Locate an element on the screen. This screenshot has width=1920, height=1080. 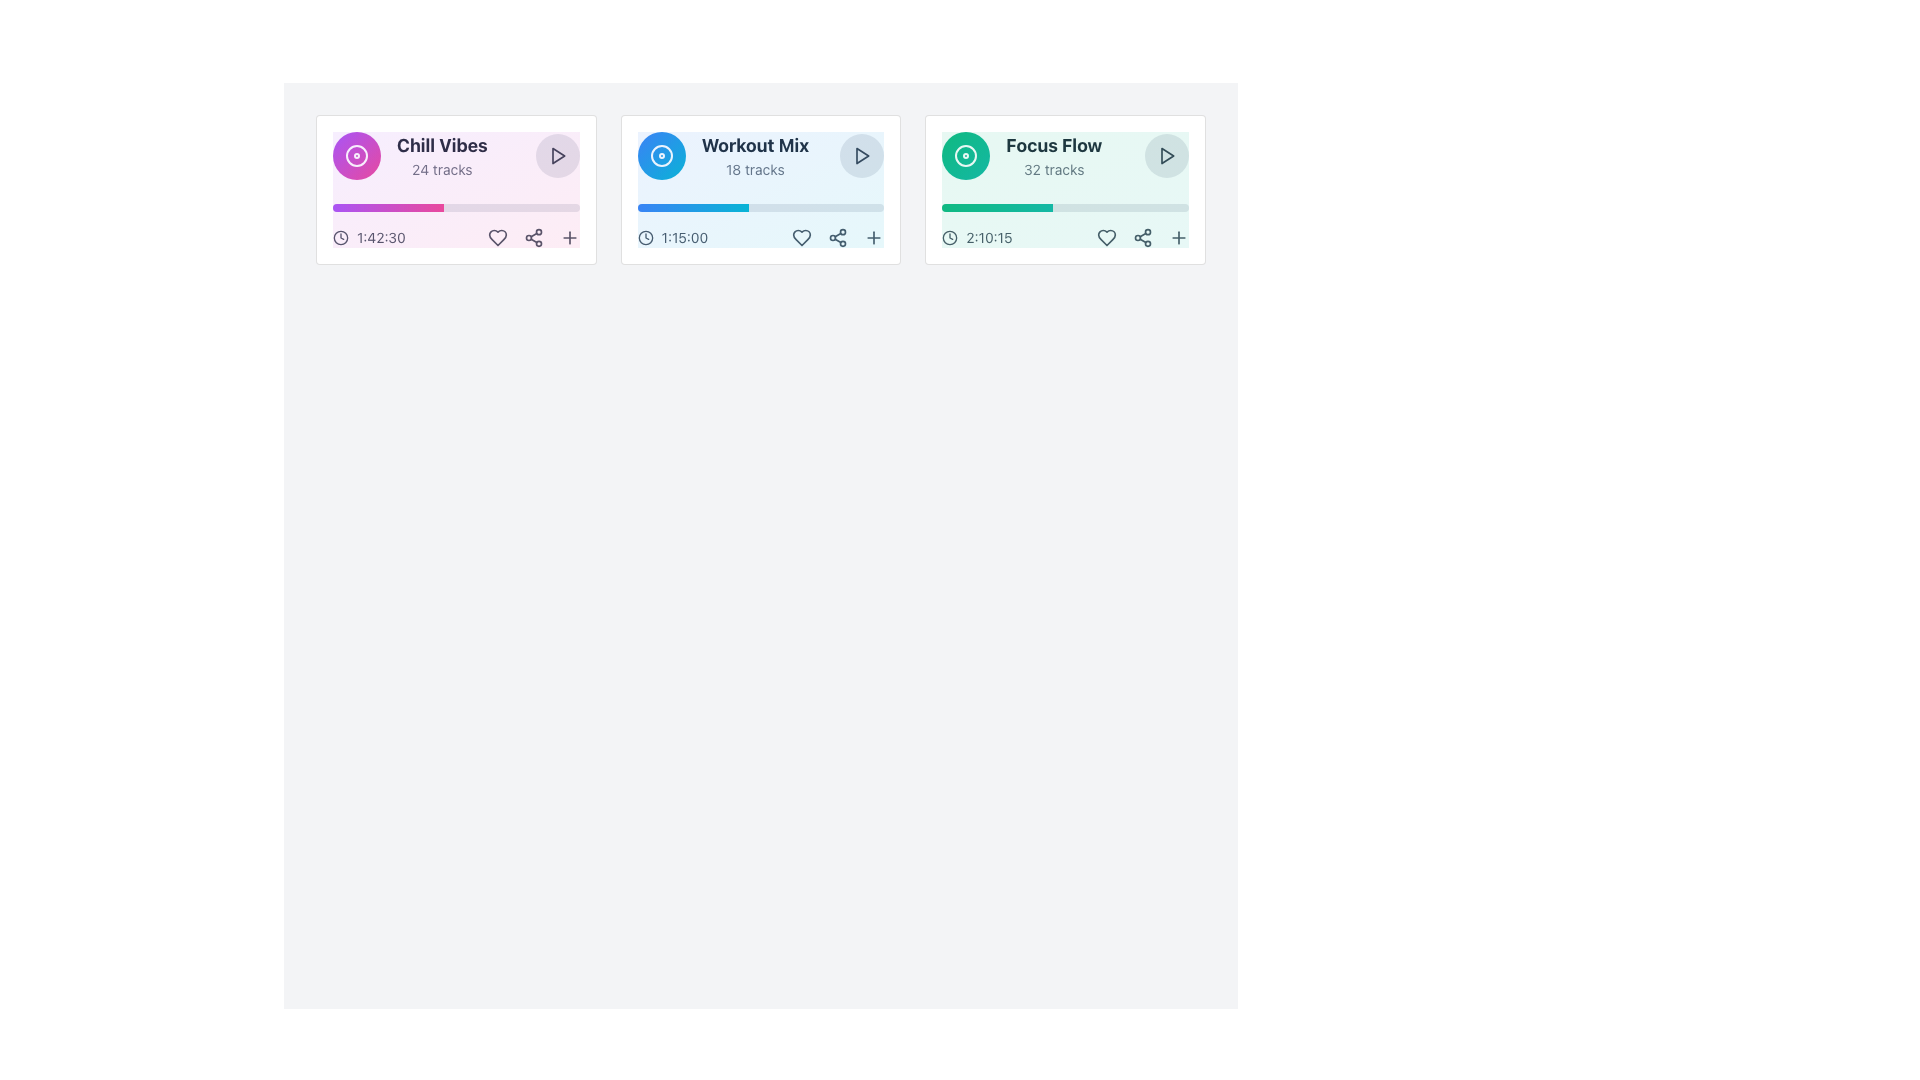
the share icon button located at the bottom right of the 'Chill Vibes' card in the first column of the cards grid is located at coordinates (533, 237).